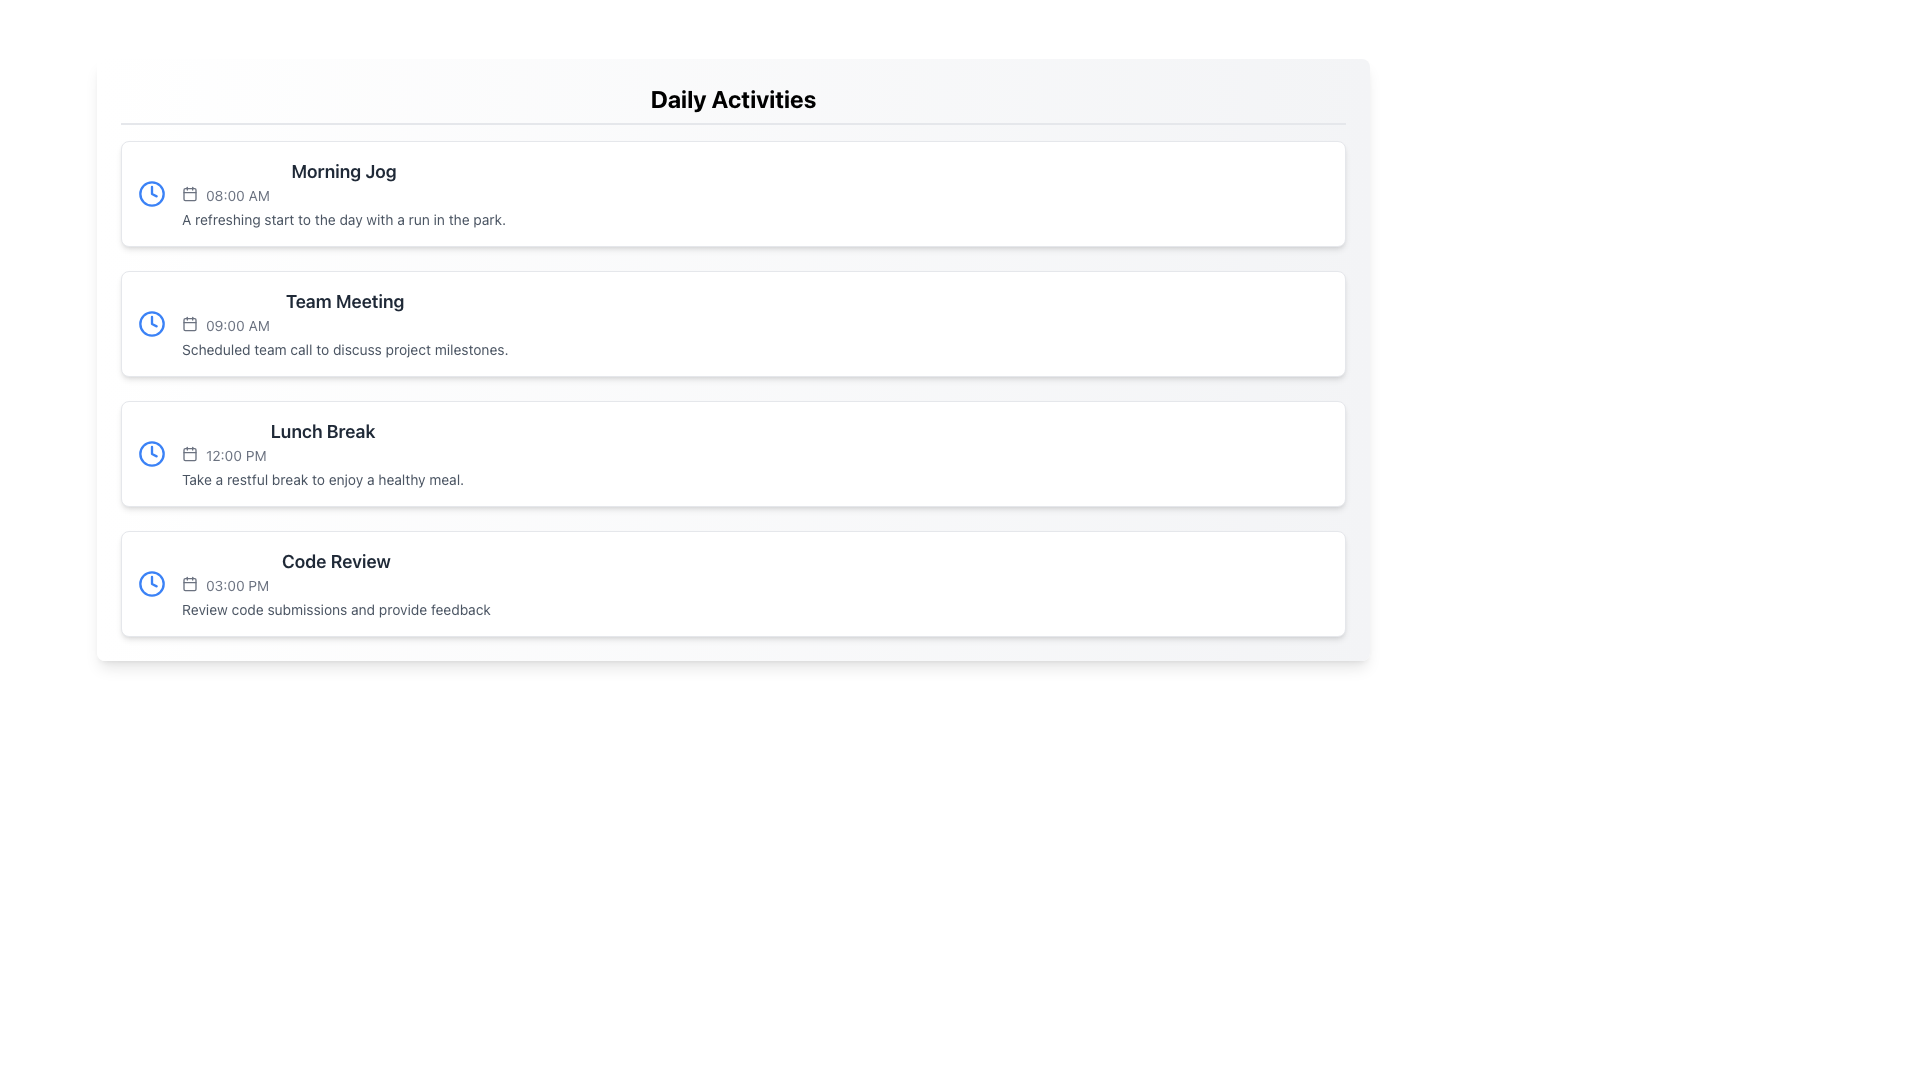 The height and width of the screenshot is (1080, 1920). Describe the element at coordinates (190, 323) in the screenshot. I see `the calendar icon located in the second list item titled 'Team Meeting' under 'Daily Activities', positioned to the left of '09:00 AM'` at that location.